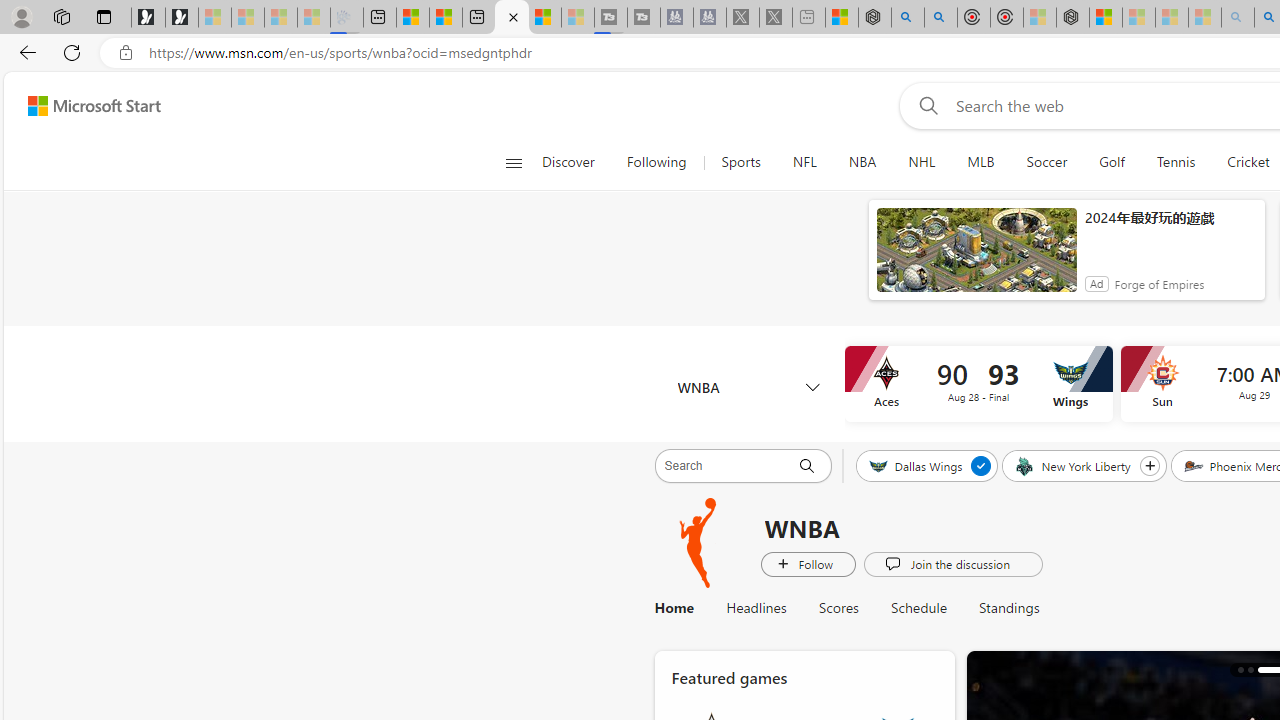 The image size is (1280, 720). What do you see at coordinates (1247, 162) in the screenshot?
I see `'Cricket'` at bounding box center [1247, 162].